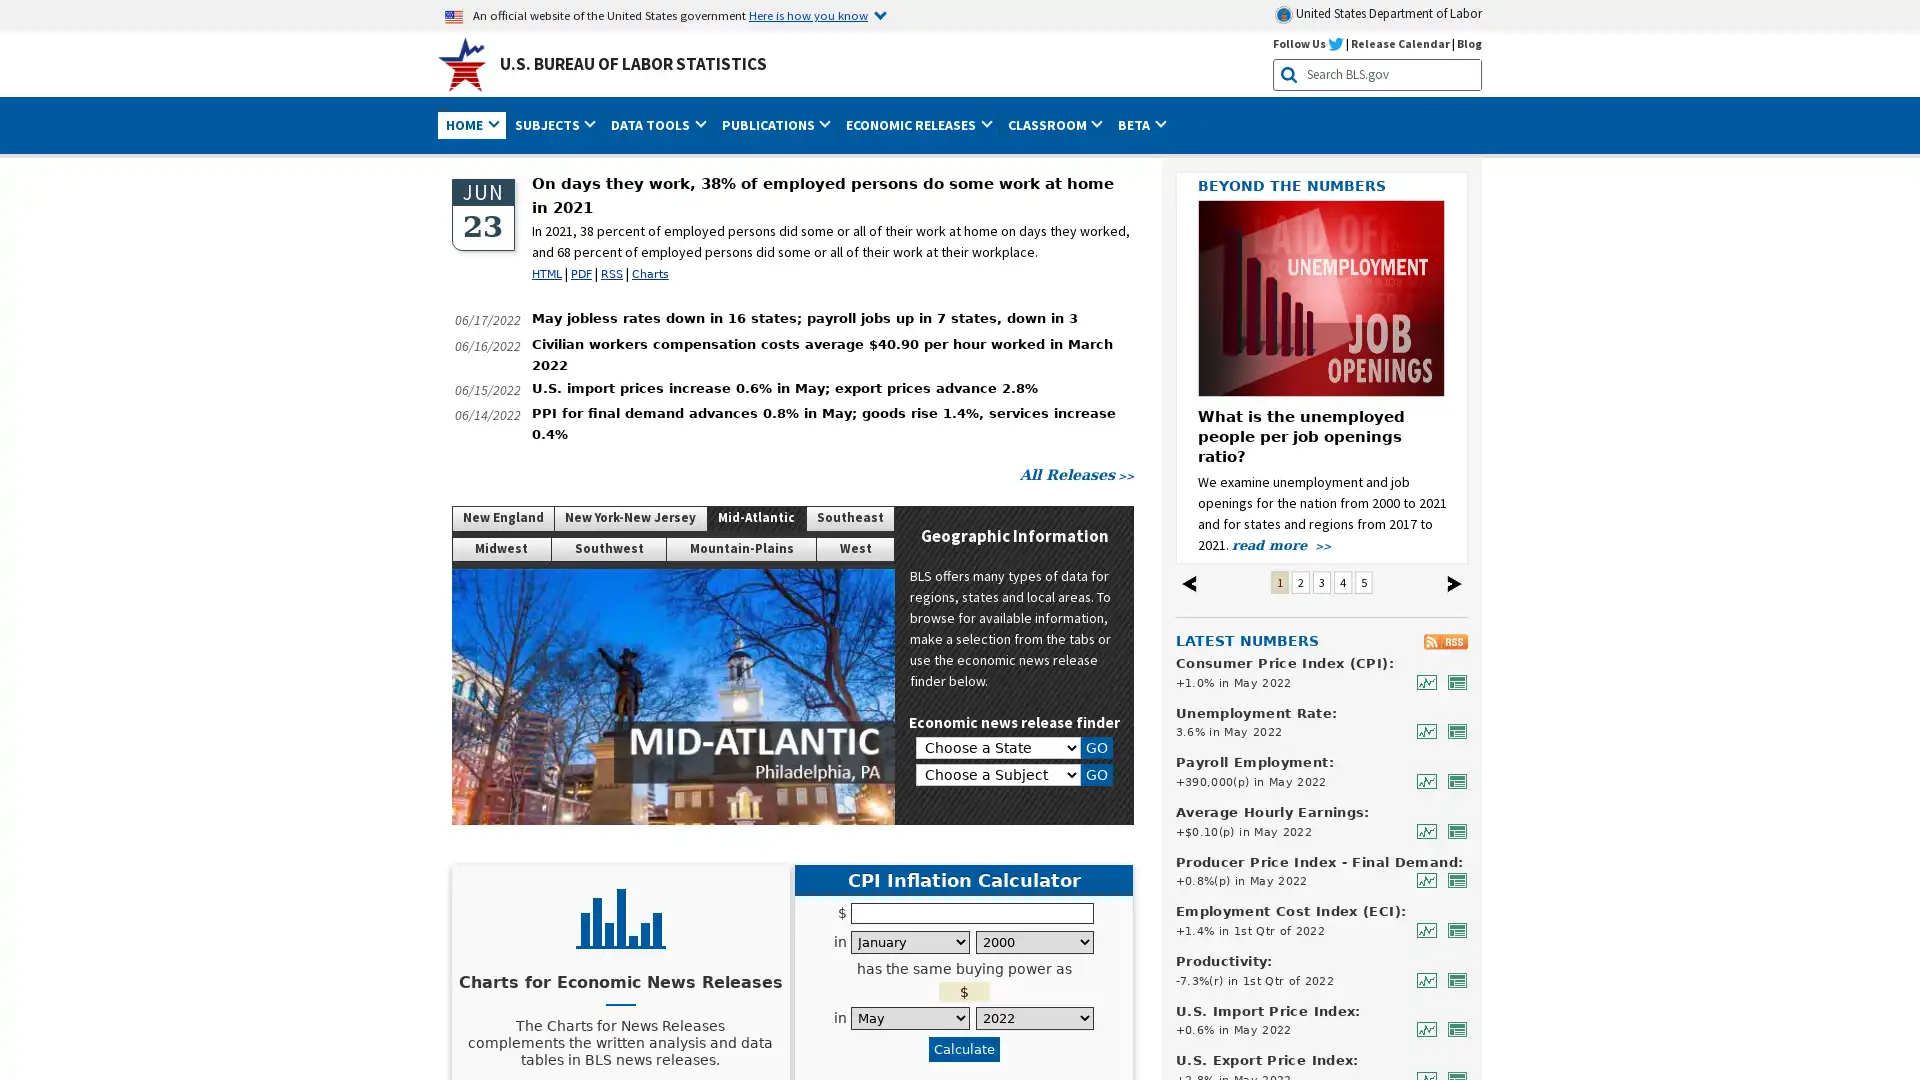  What do you see at coordinates (817, 15) in the screenshot?
I see `Here is how you know` at bounding box center [817, 15].